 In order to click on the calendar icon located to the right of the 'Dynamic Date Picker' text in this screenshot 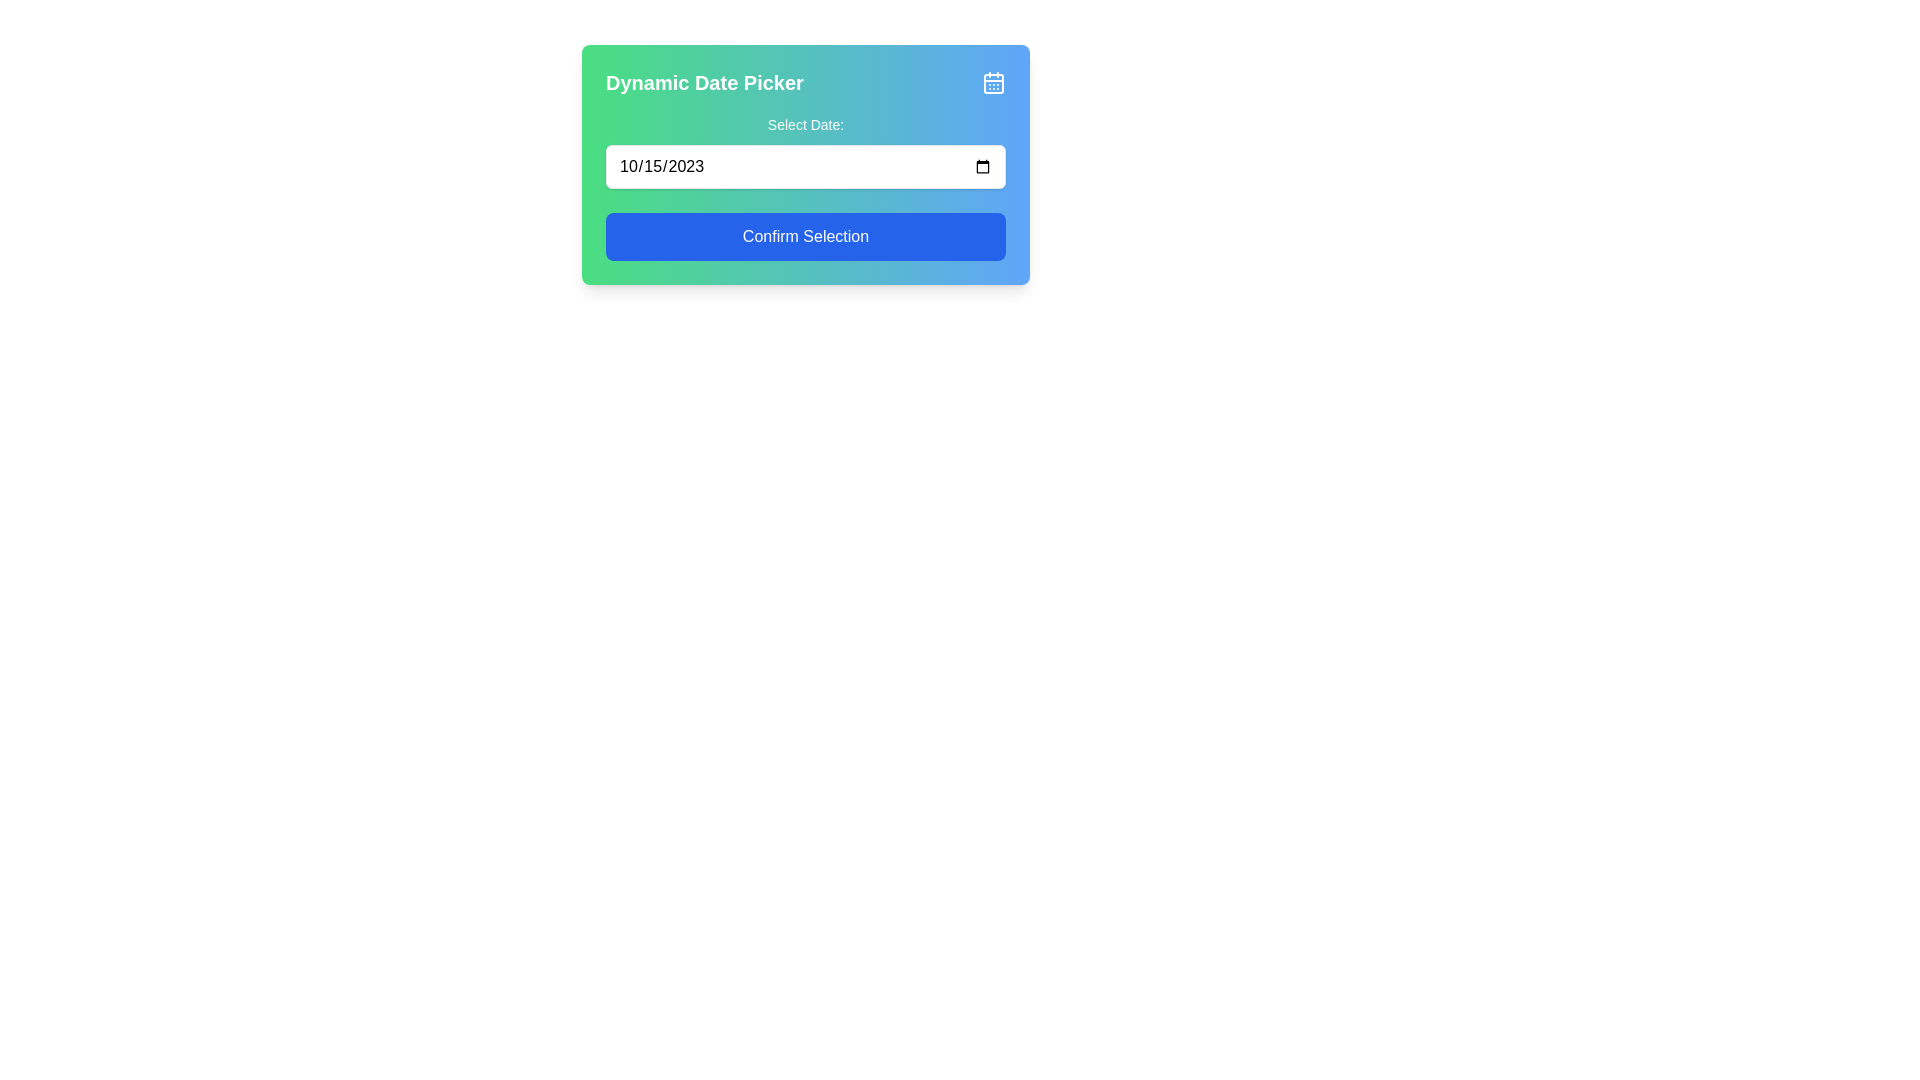, I will do `click(993, 82)`.